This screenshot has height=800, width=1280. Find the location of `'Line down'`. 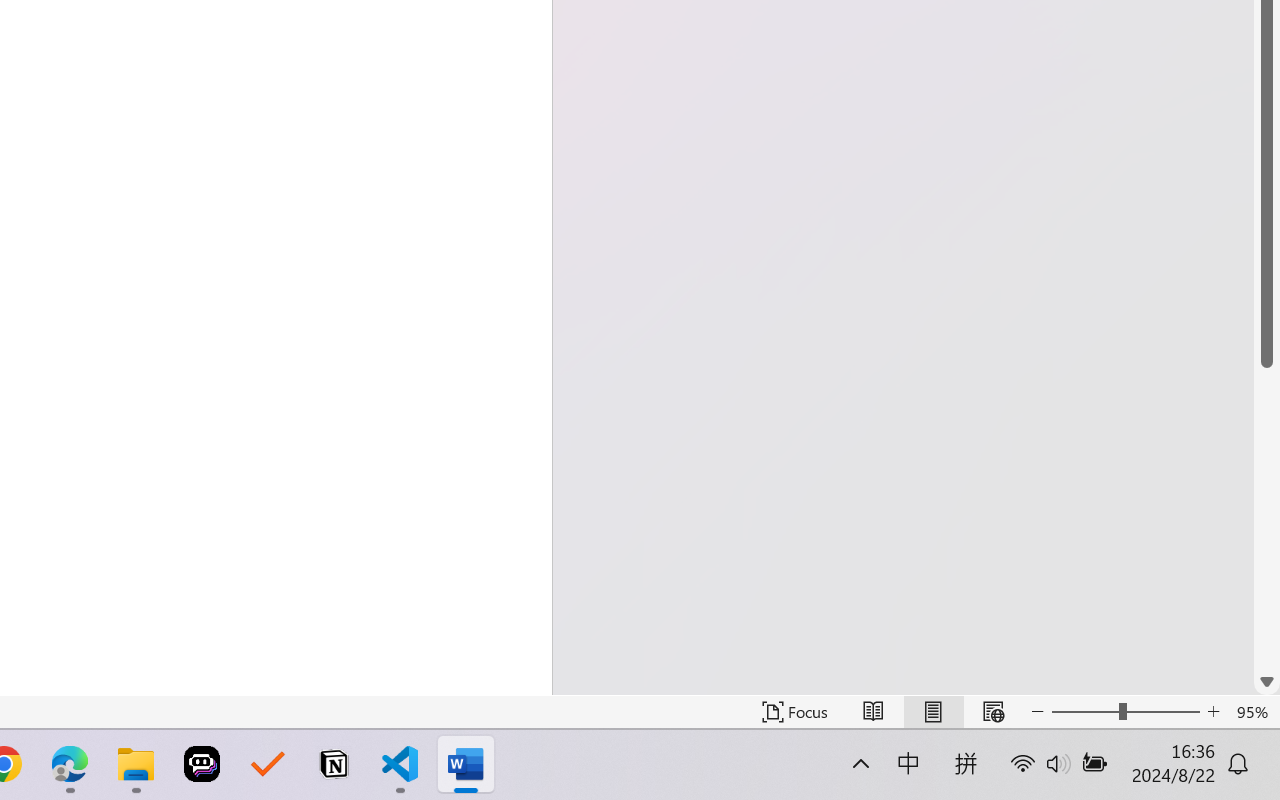

'Line down' is located at coordinates (1266, 682).